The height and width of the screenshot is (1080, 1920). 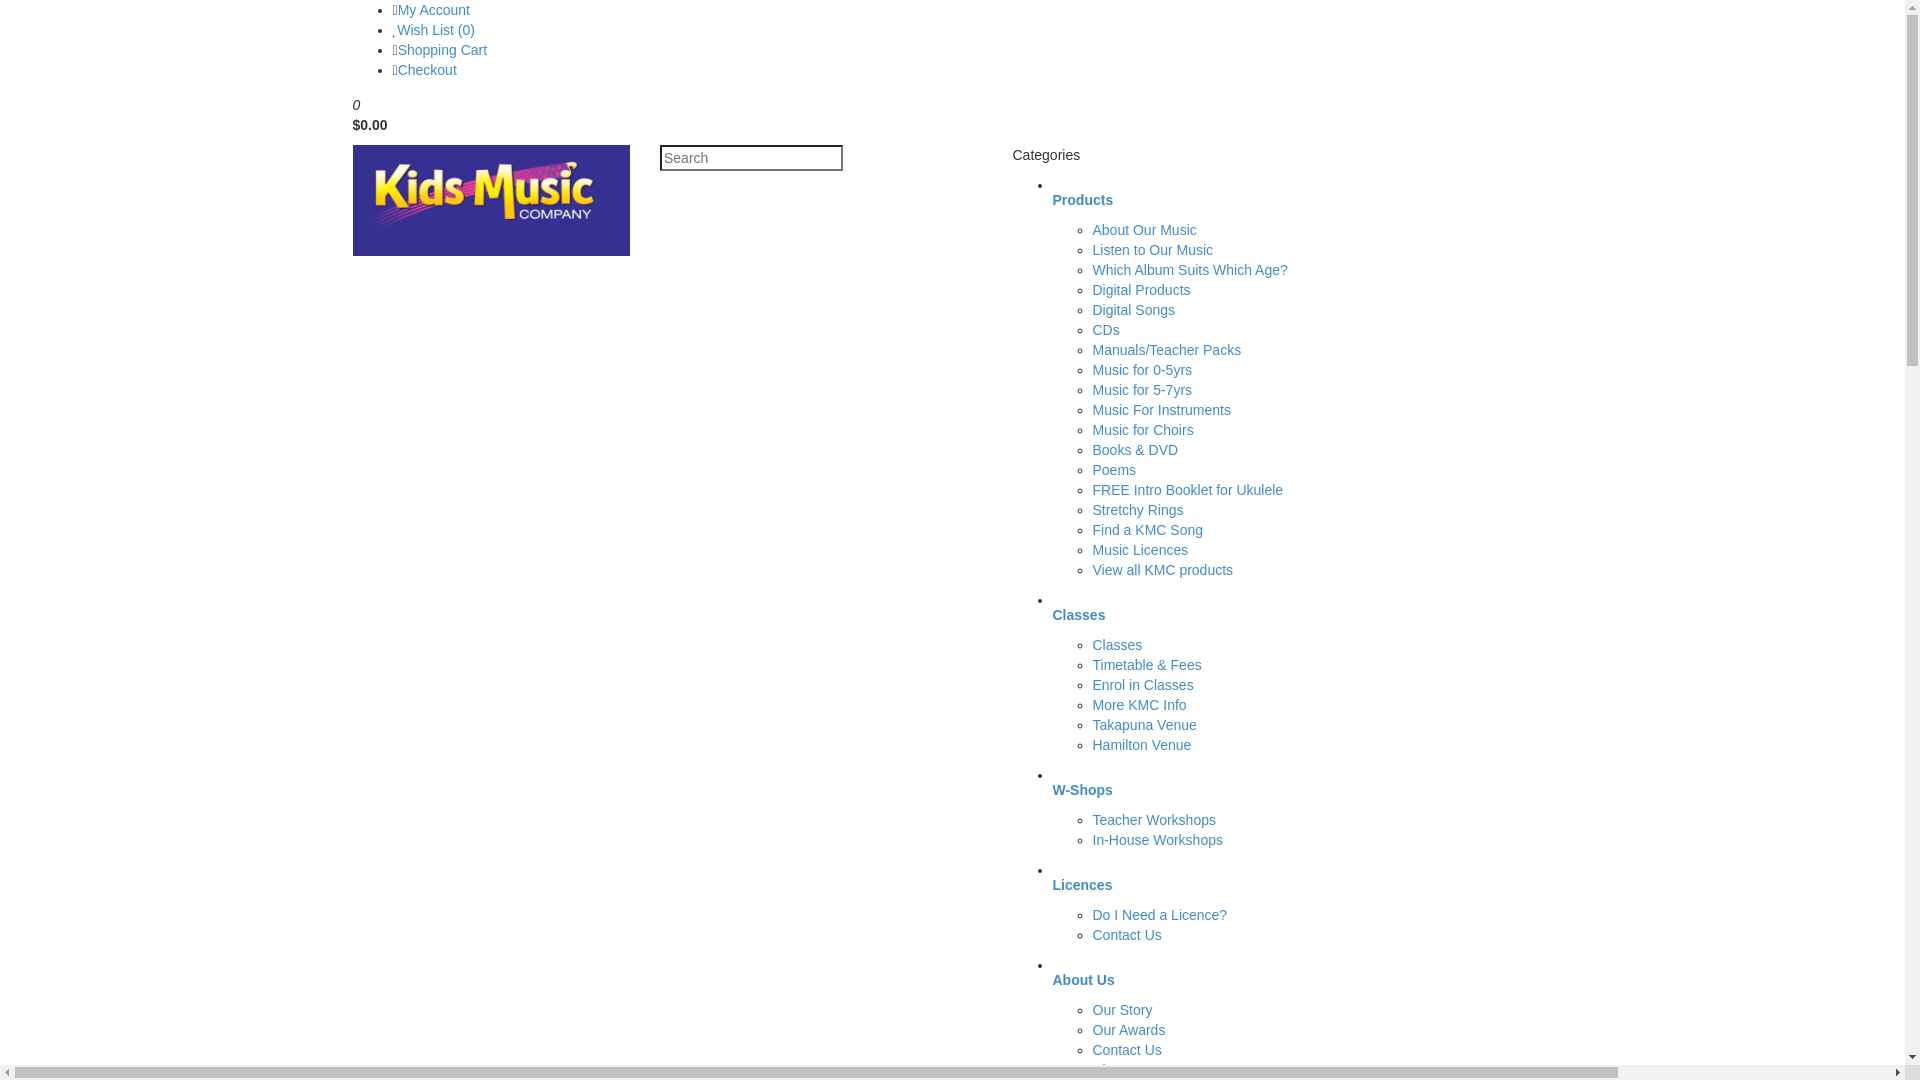 What do you see at coordinates (1159, 914) in the screenshot?
I see `'Do I Need a Licence?'` at bounding box center [1159, 914].